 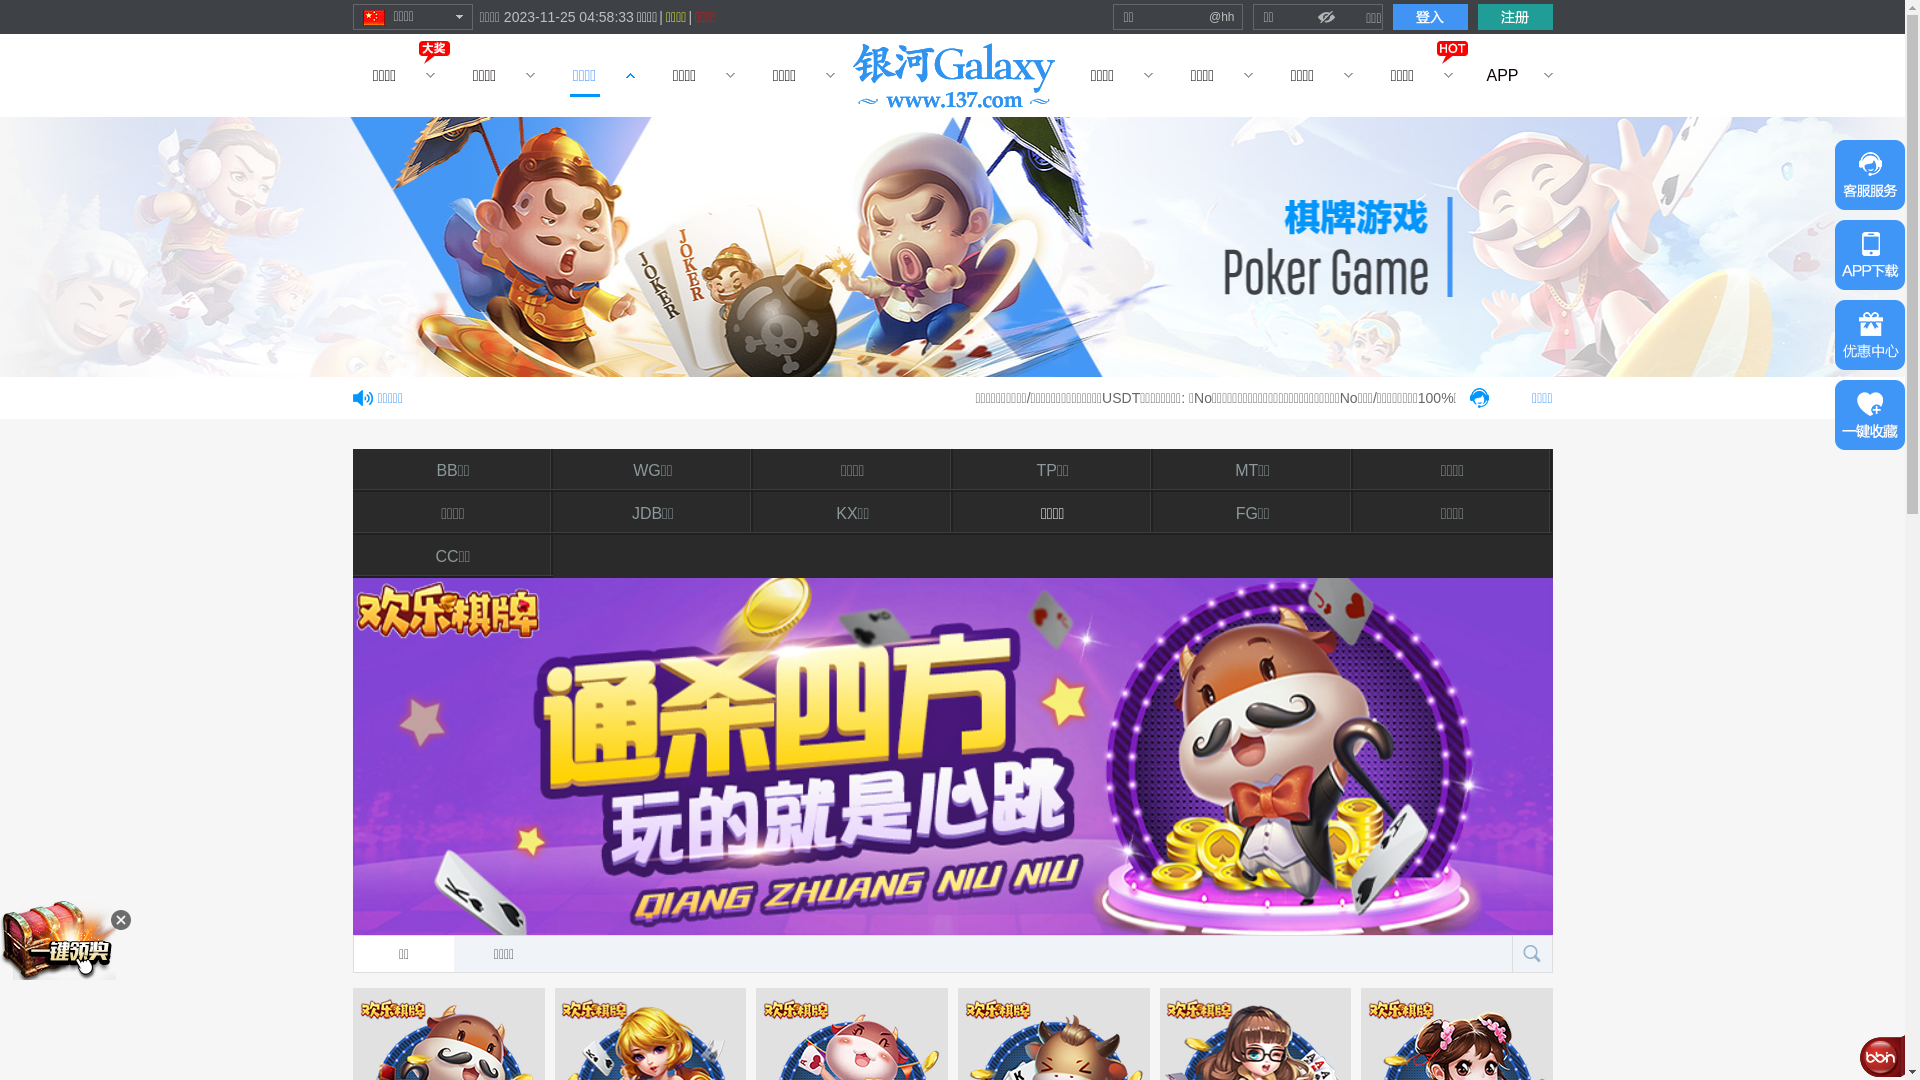 What do you see at coordinates (1502, 74) in the screenshot?
I see `'APP'` at bounding box center [1502, 74].